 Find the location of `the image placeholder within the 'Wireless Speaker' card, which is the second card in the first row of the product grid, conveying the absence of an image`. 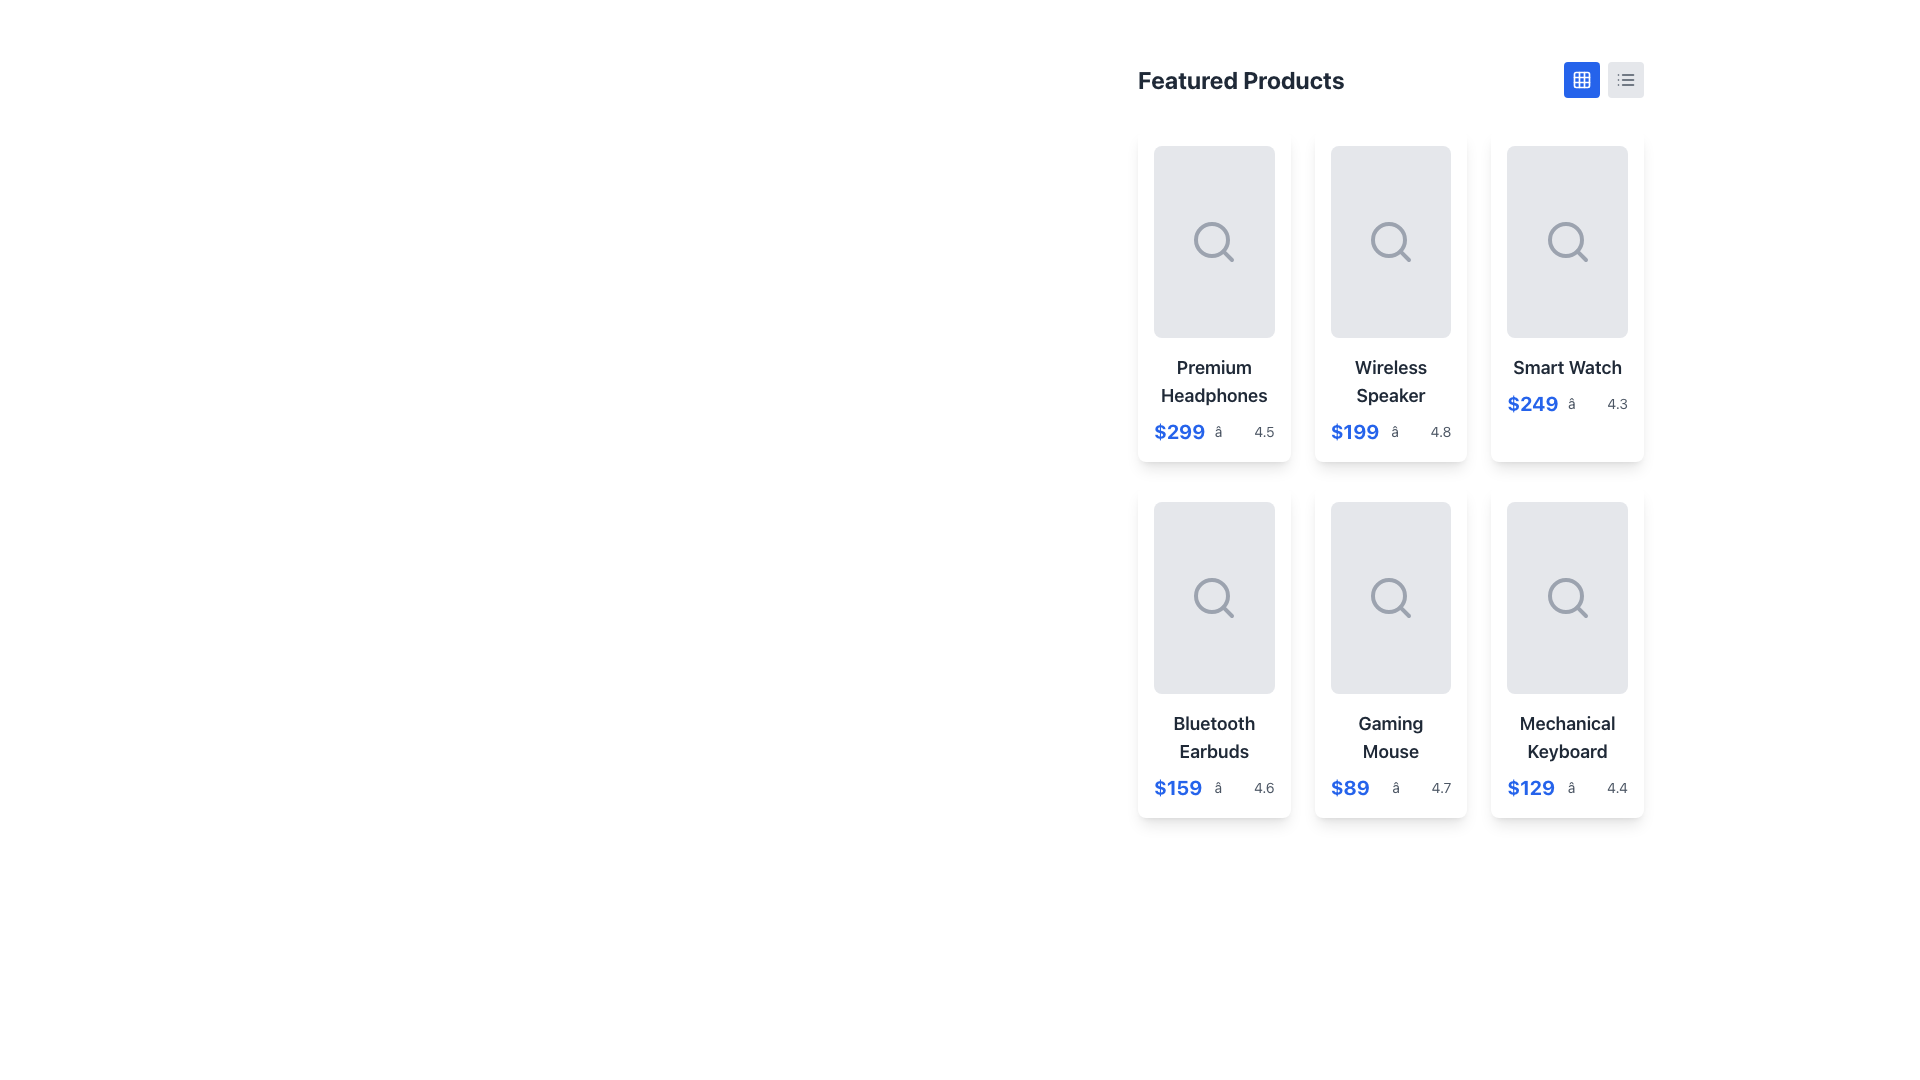

the image placeholder within the 'Wireless Speaker' card, which is the second card in the first row of the product grid, conveying the absence of an image is located at coordinates (1390, 241).